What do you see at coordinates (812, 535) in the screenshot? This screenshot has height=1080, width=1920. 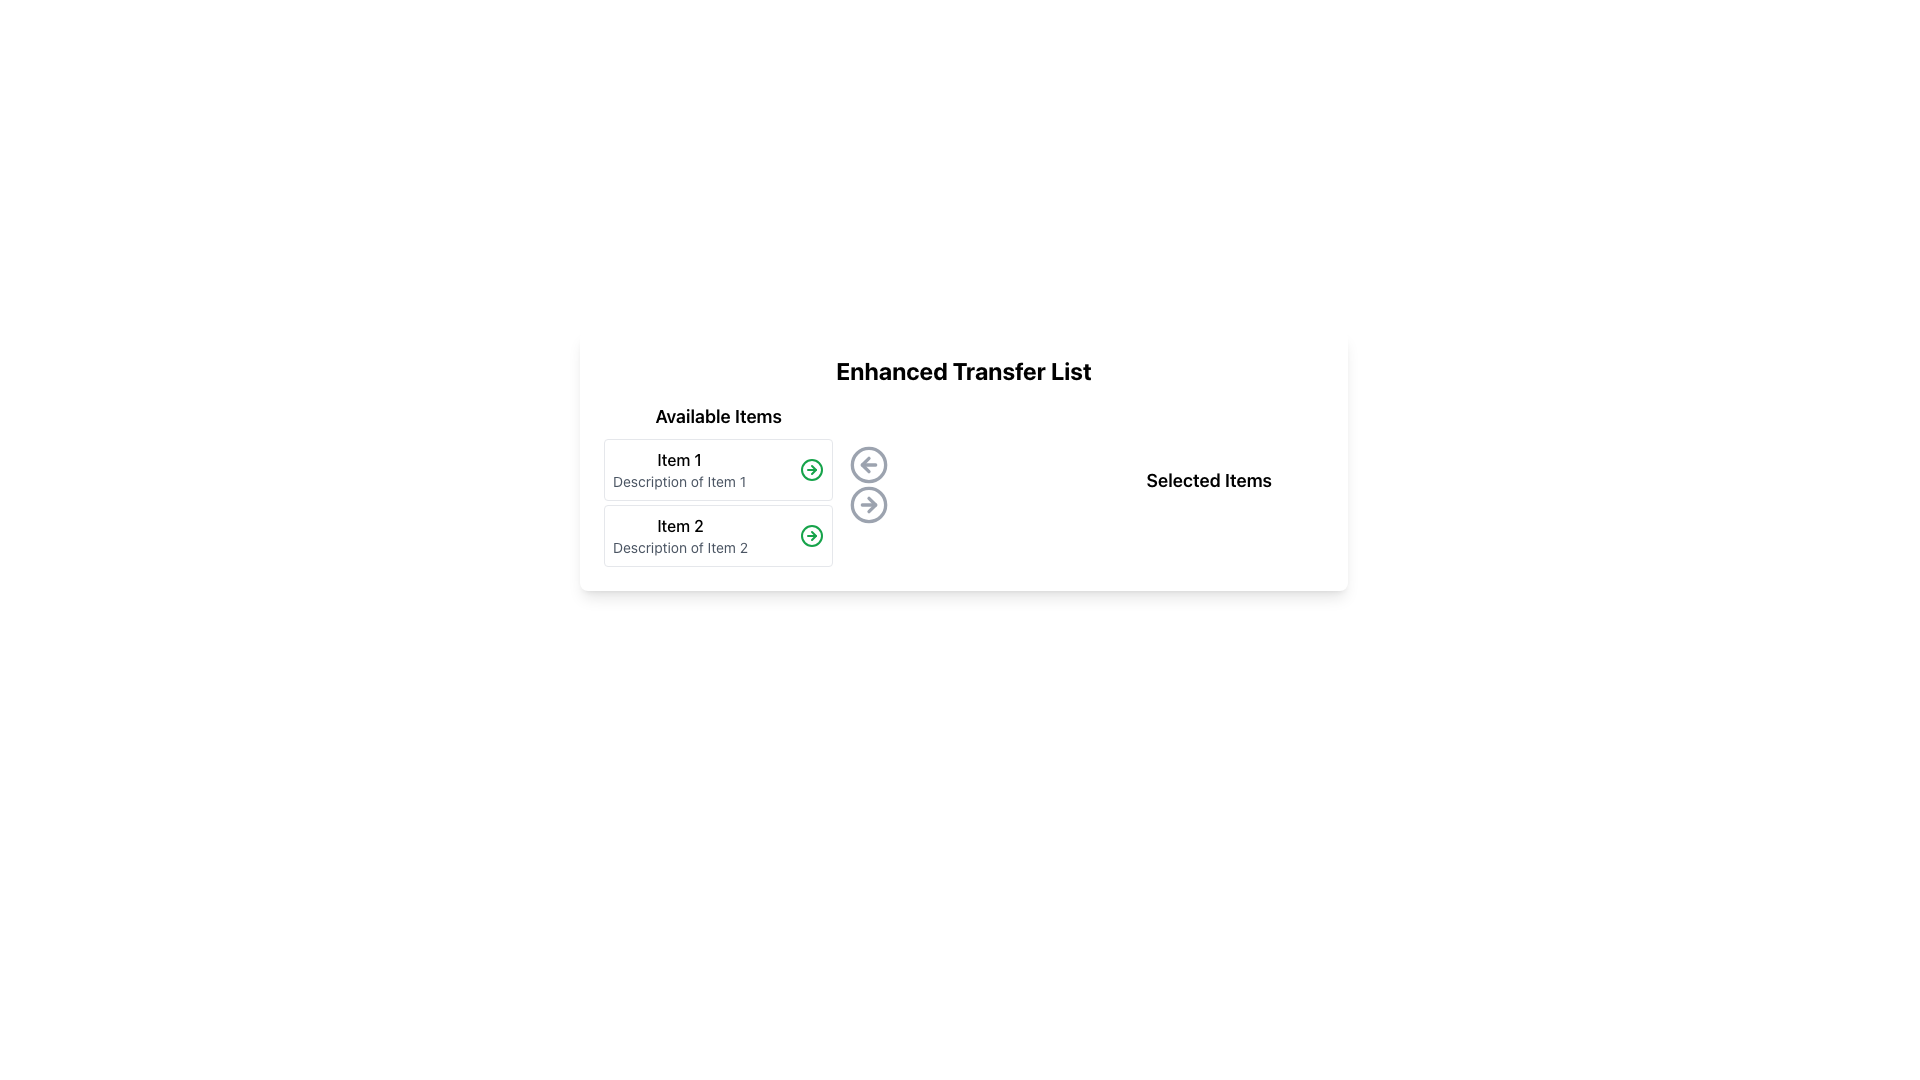 I see `the Icon button for Item 2, which is located to the right of the text 'Item 2' in the 'Available Items' column` at bounding box center [812, 535].